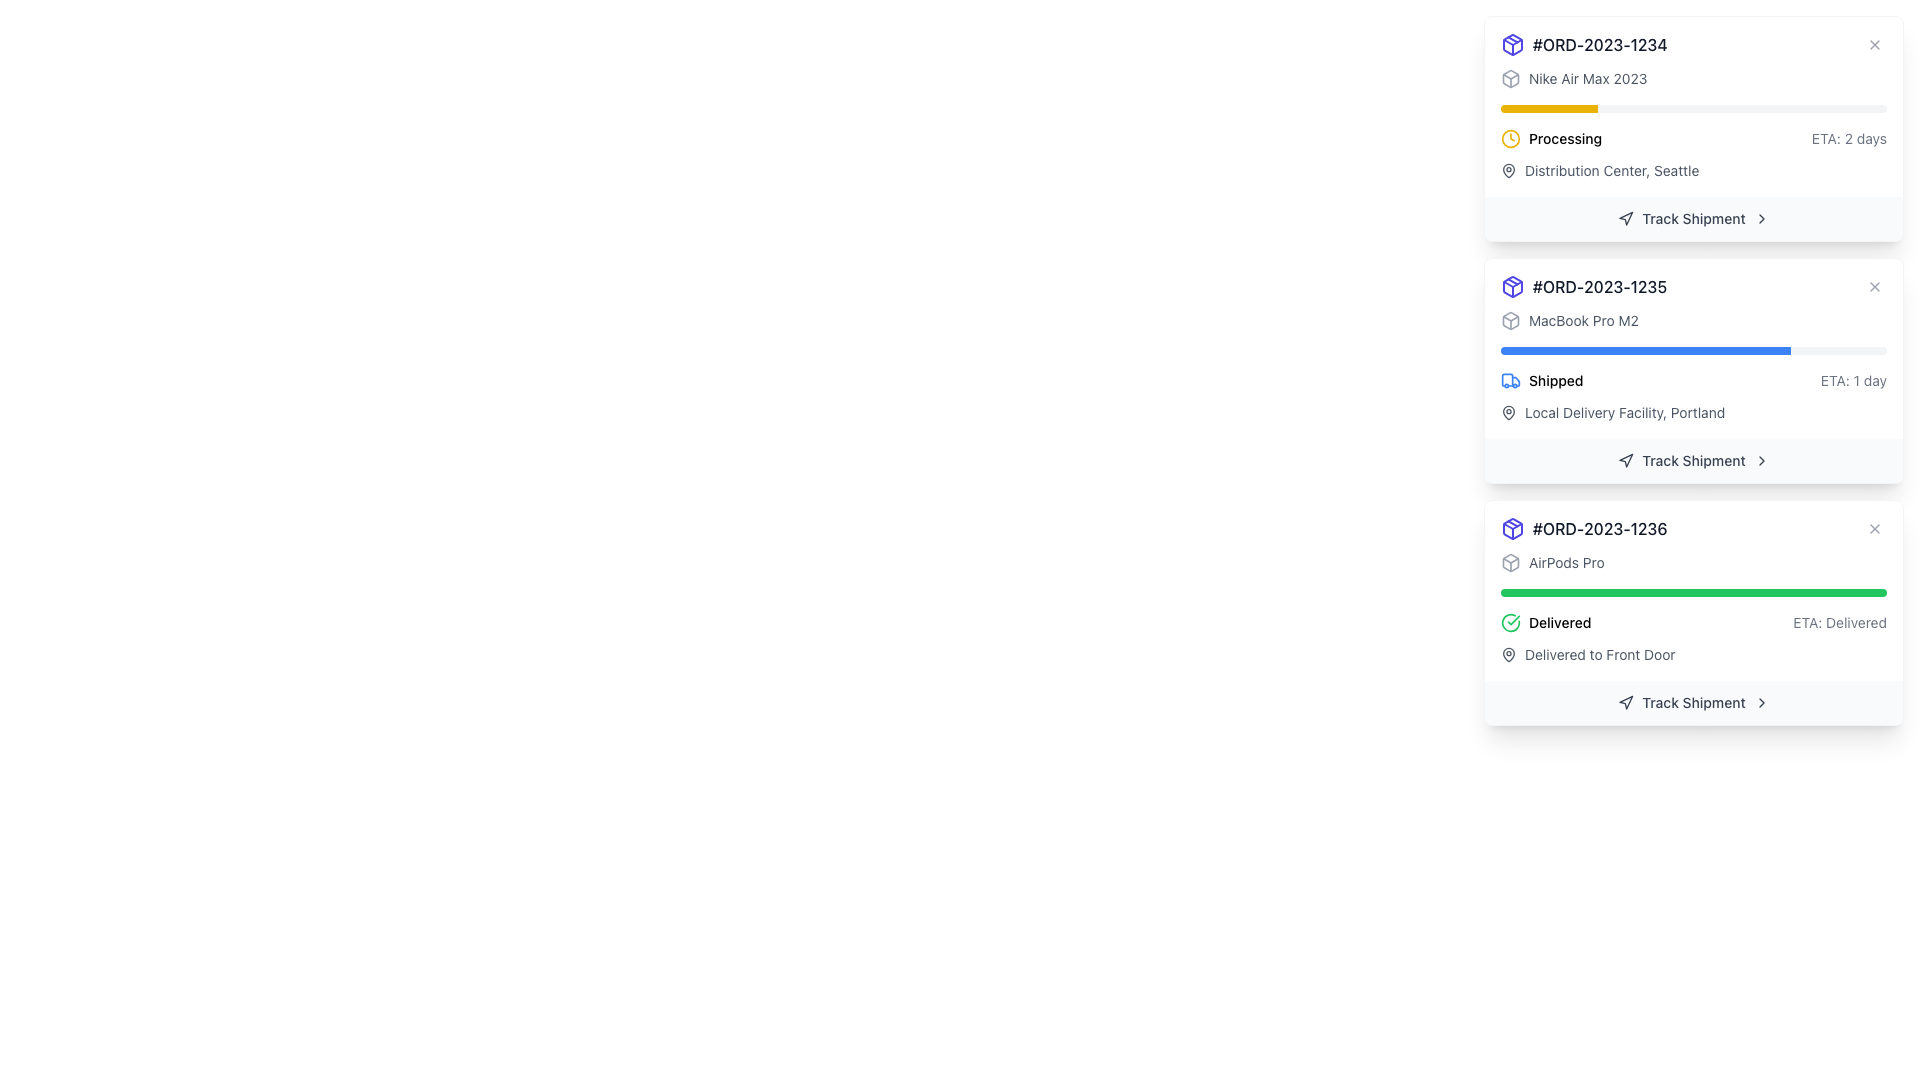  I want to click on the green horizontal progress bar indicating completed status, located below the header '#ORD-2023-1236' and above the delivery details 'Delivered to Front Door', so click(1693, 589).